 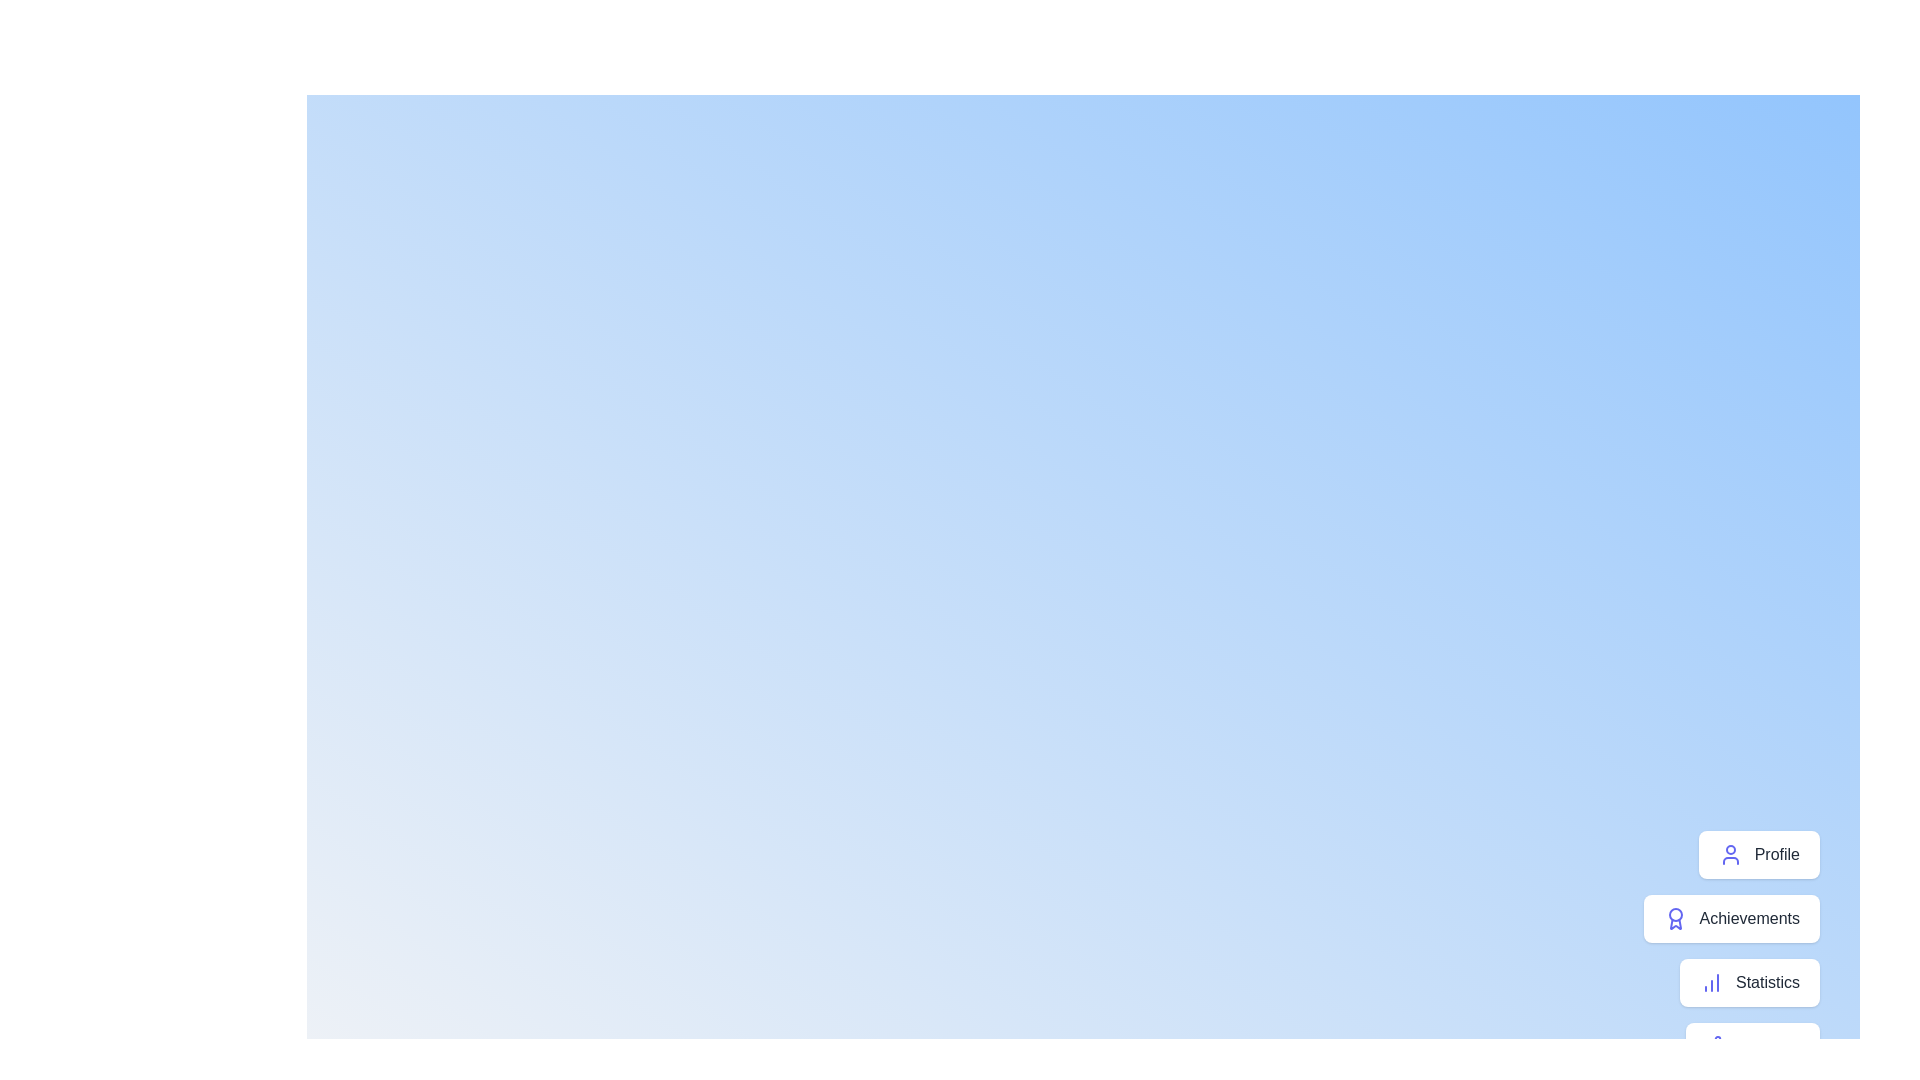 What do you see at coordinates (1751, 1045) in the screenshot?
I see `the 'Settings' button to select the 'Settings' option` at bounding box center [1751, 1045].